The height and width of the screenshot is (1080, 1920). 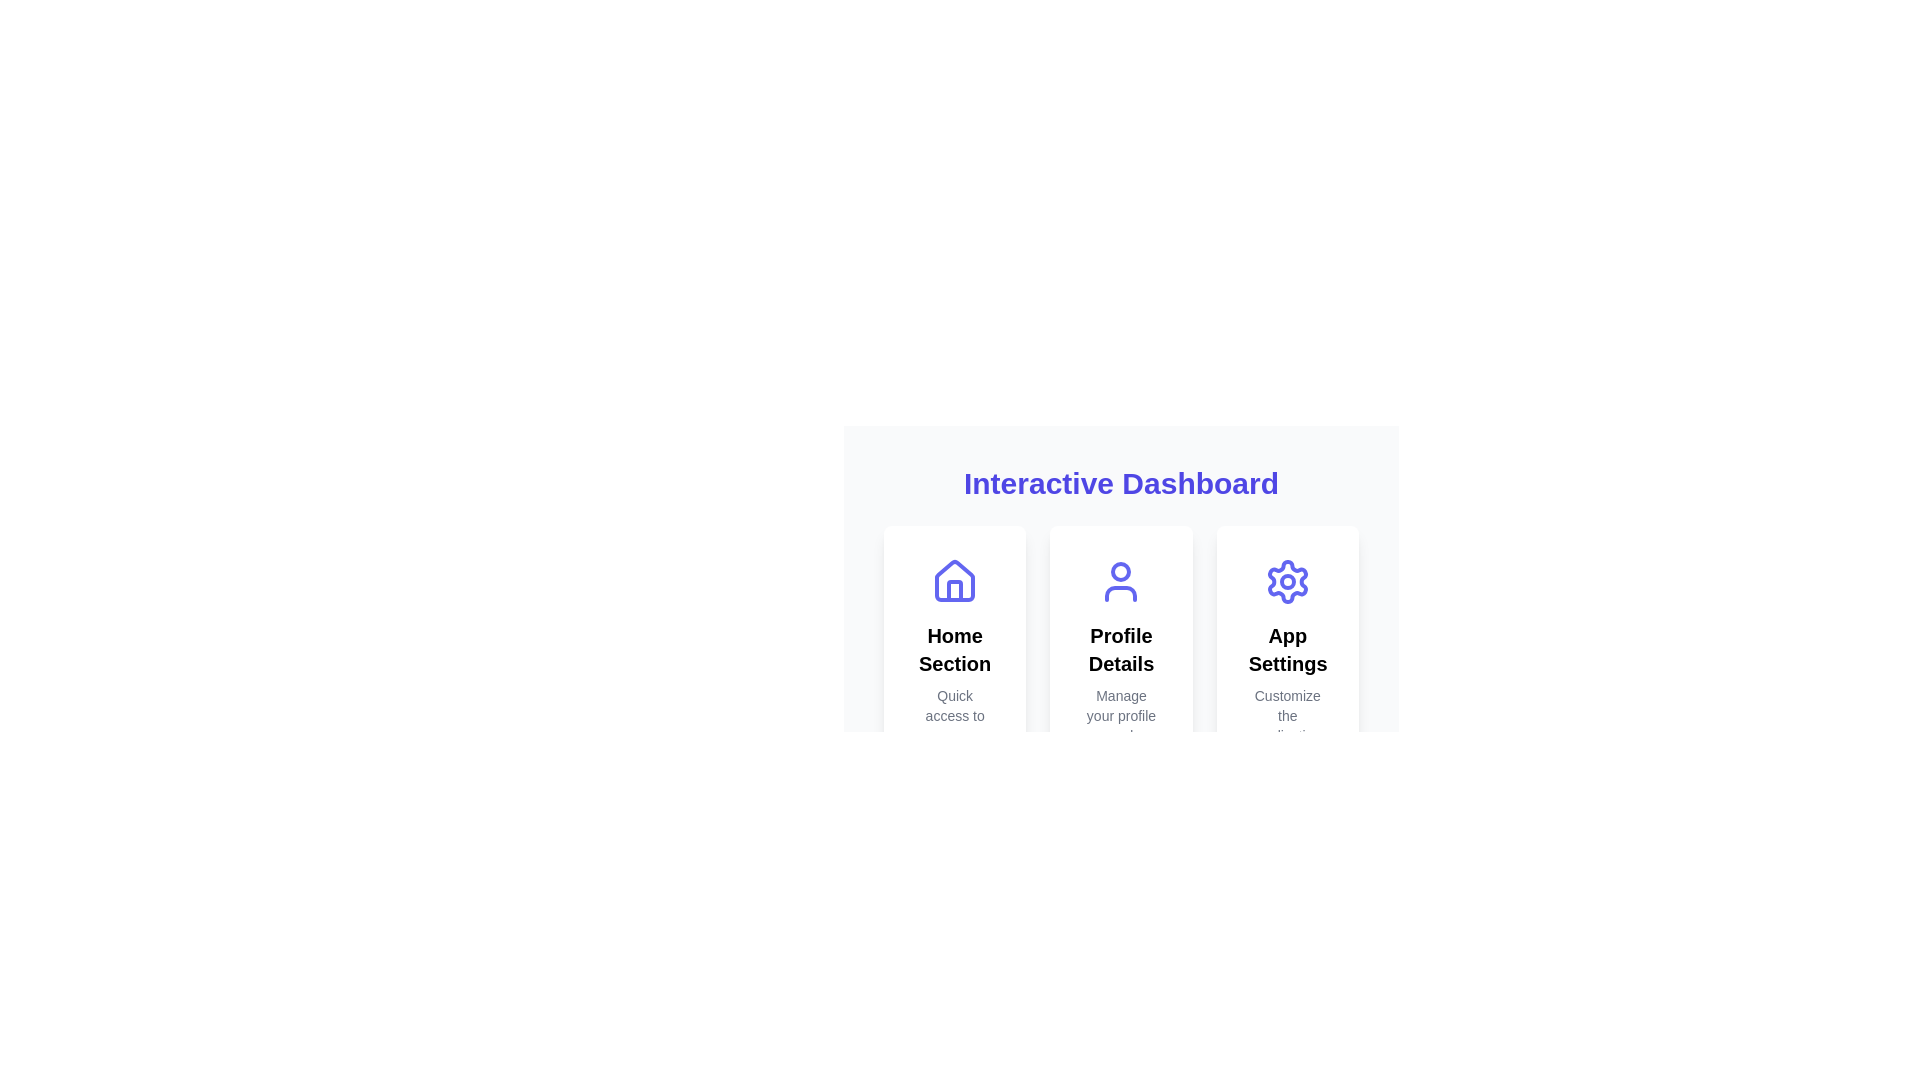 What do you see at coordinates (954, 681) in the screenshot?
I see `the Information Card, which is the first card in a horizontal grid layout` at bounding box center [954, 681].